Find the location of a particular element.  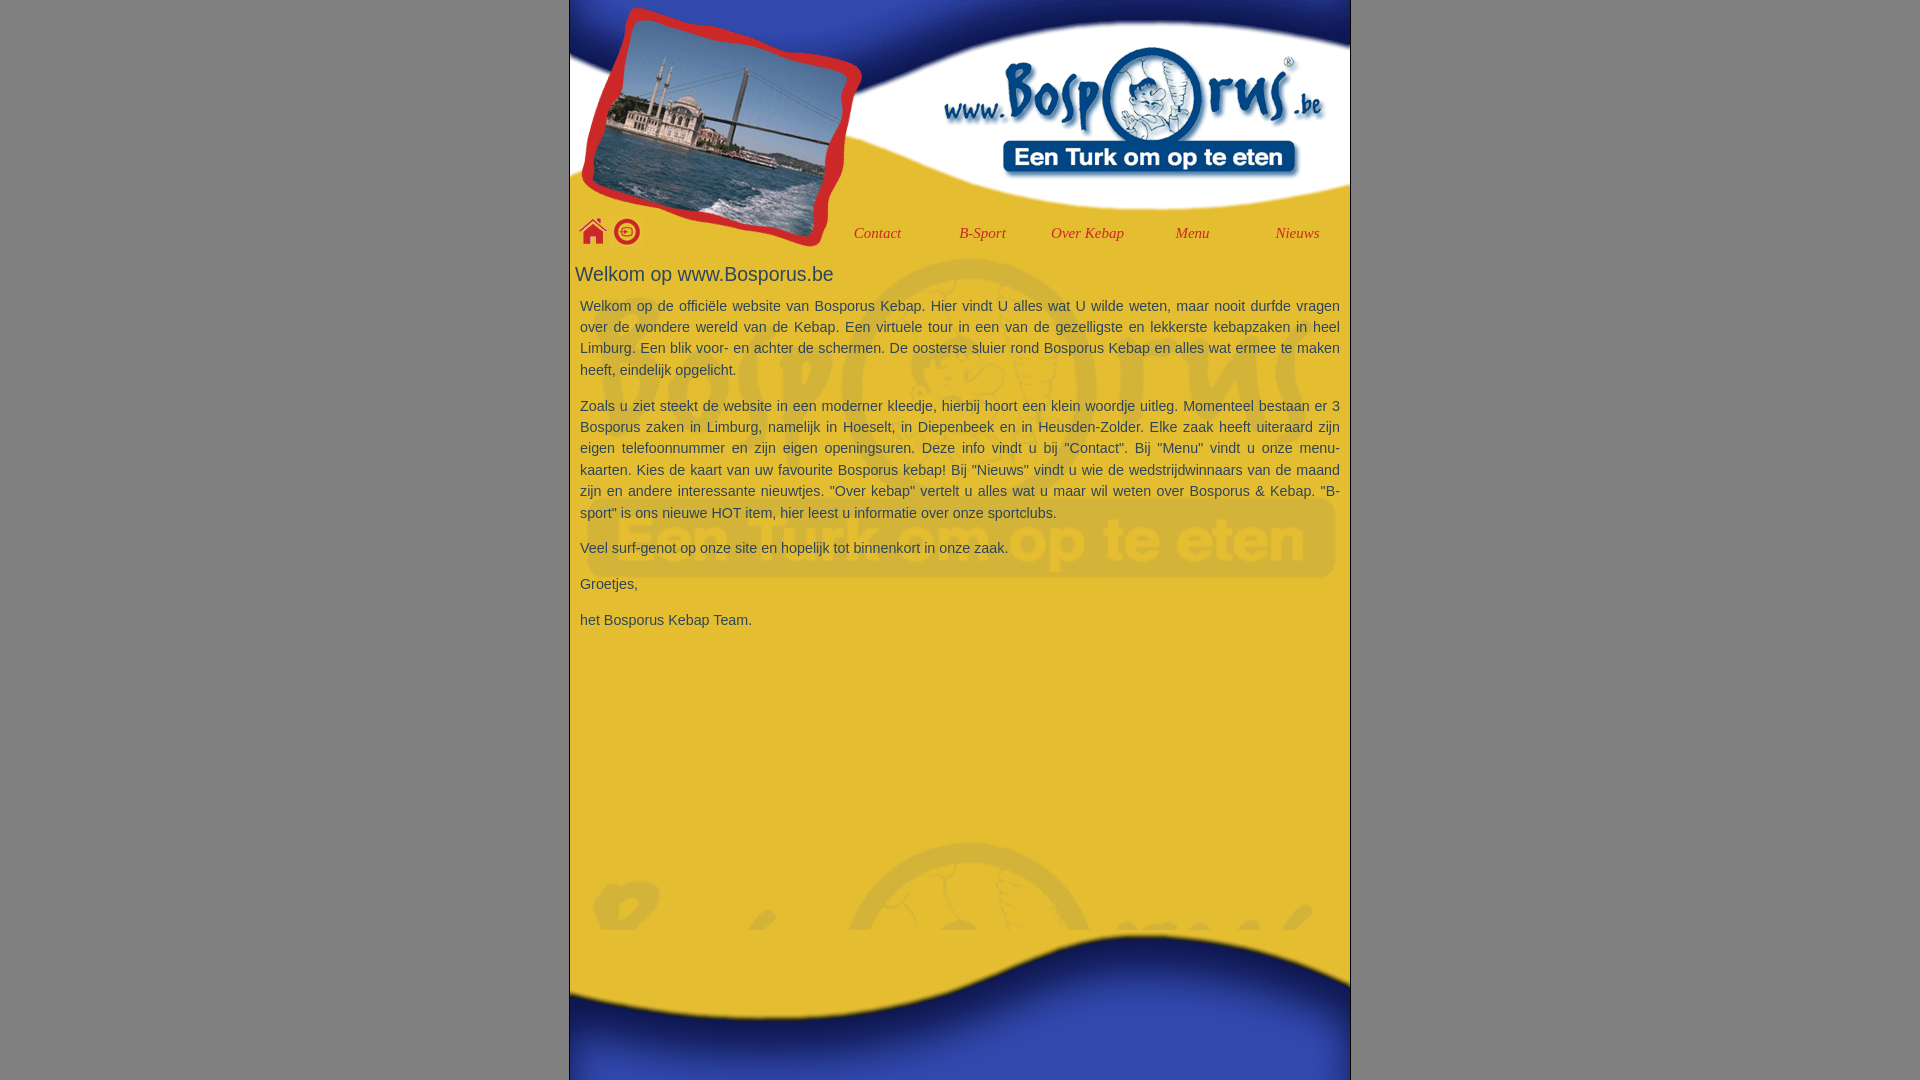

'B-Sport' is located at coordinates (982, 233).